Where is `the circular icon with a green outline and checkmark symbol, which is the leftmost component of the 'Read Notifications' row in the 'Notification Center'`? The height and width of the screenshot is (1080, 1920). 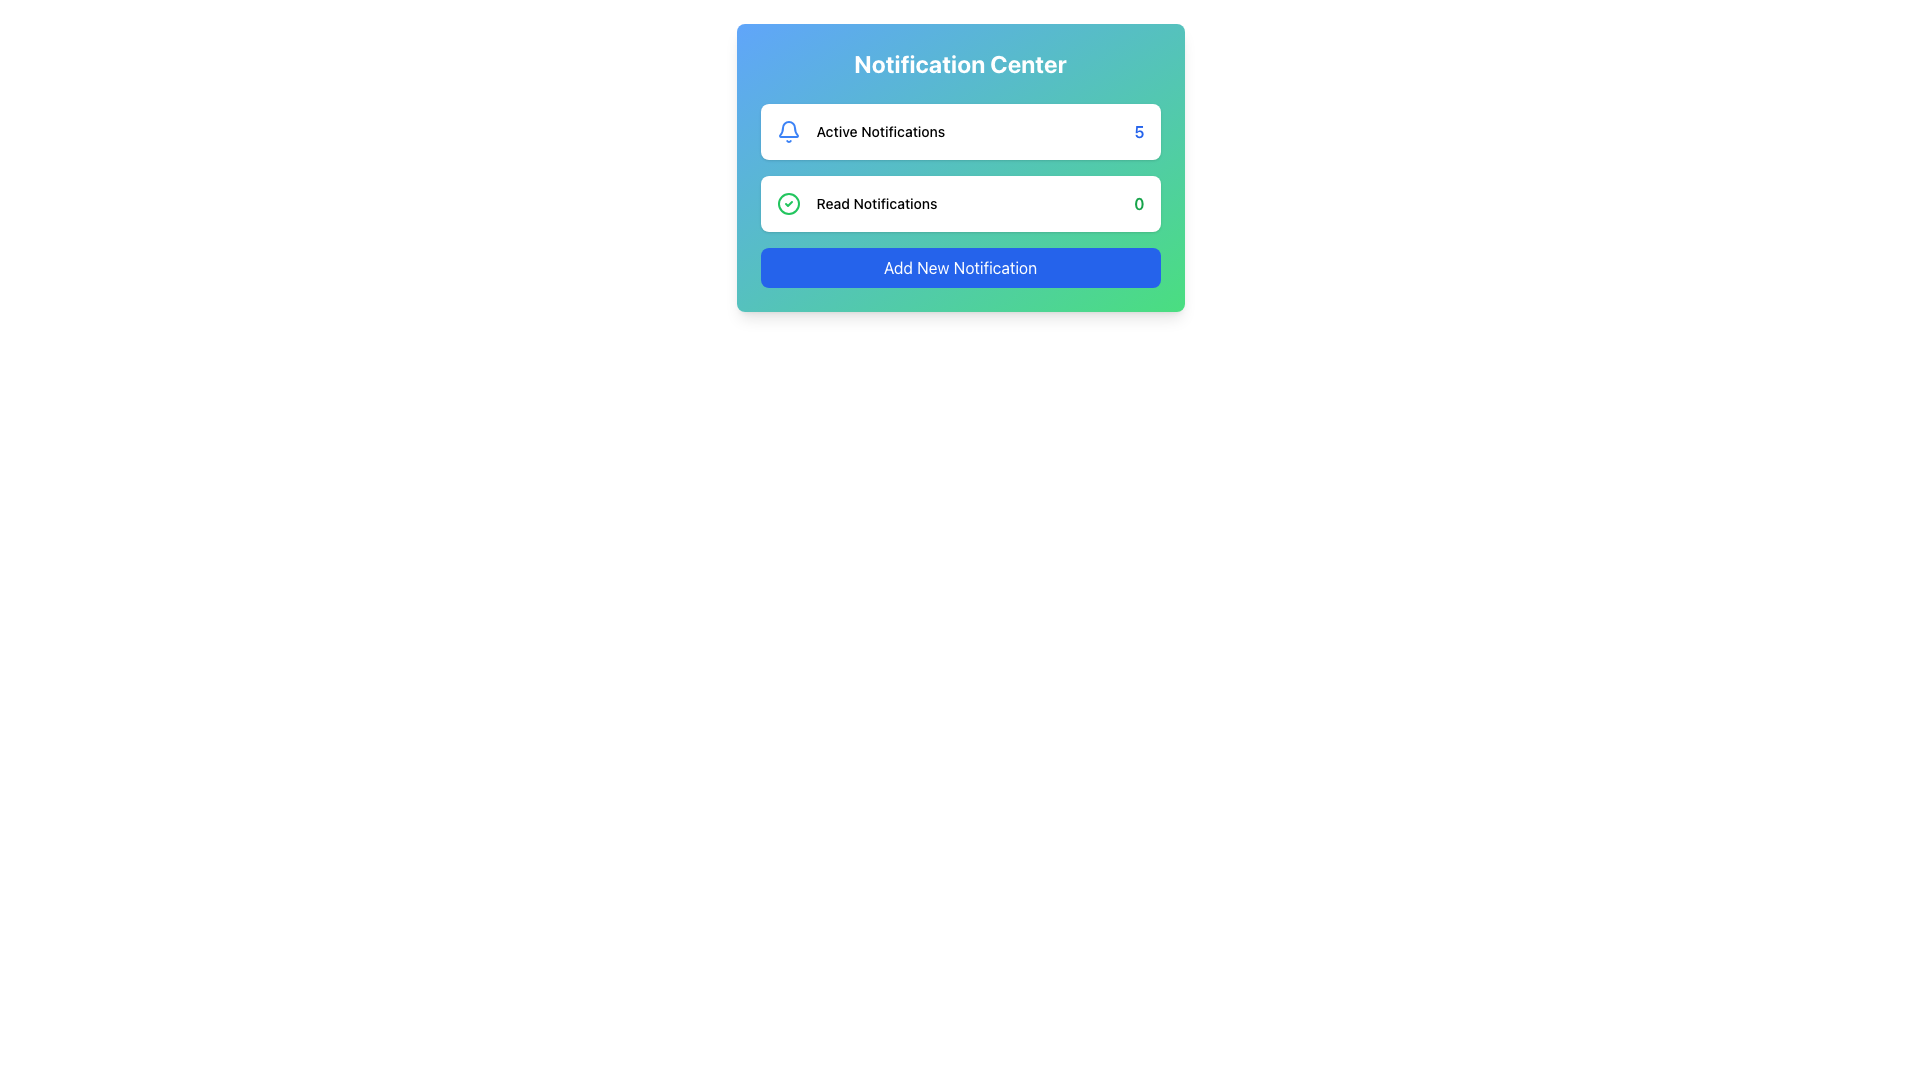
the circular icon with a green outline and checkmark symbol, which is the leftmost component of the 'Read Notifications' row in the 'Notification Center' is located at coordinates (787, 204).